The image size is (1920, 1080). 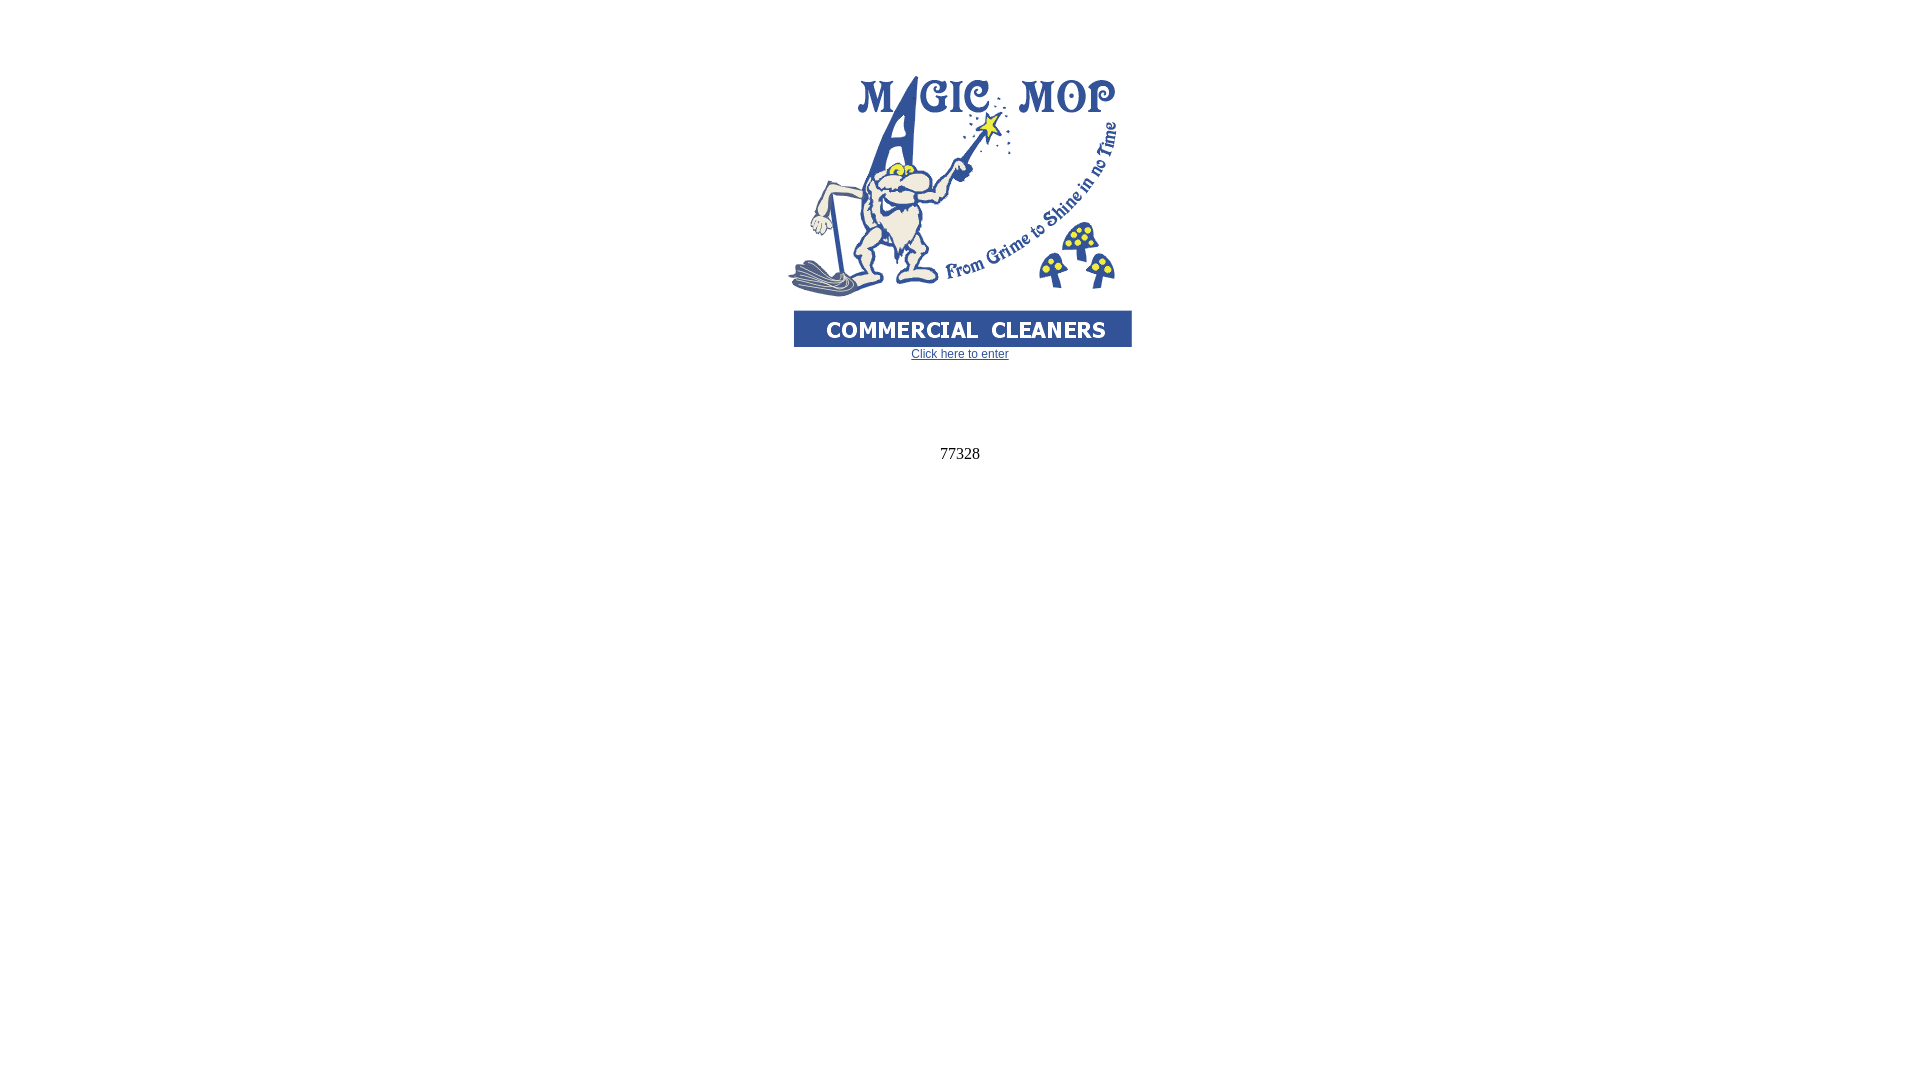 I want to click on 'Click here to enter', so click(x=958, y=353).